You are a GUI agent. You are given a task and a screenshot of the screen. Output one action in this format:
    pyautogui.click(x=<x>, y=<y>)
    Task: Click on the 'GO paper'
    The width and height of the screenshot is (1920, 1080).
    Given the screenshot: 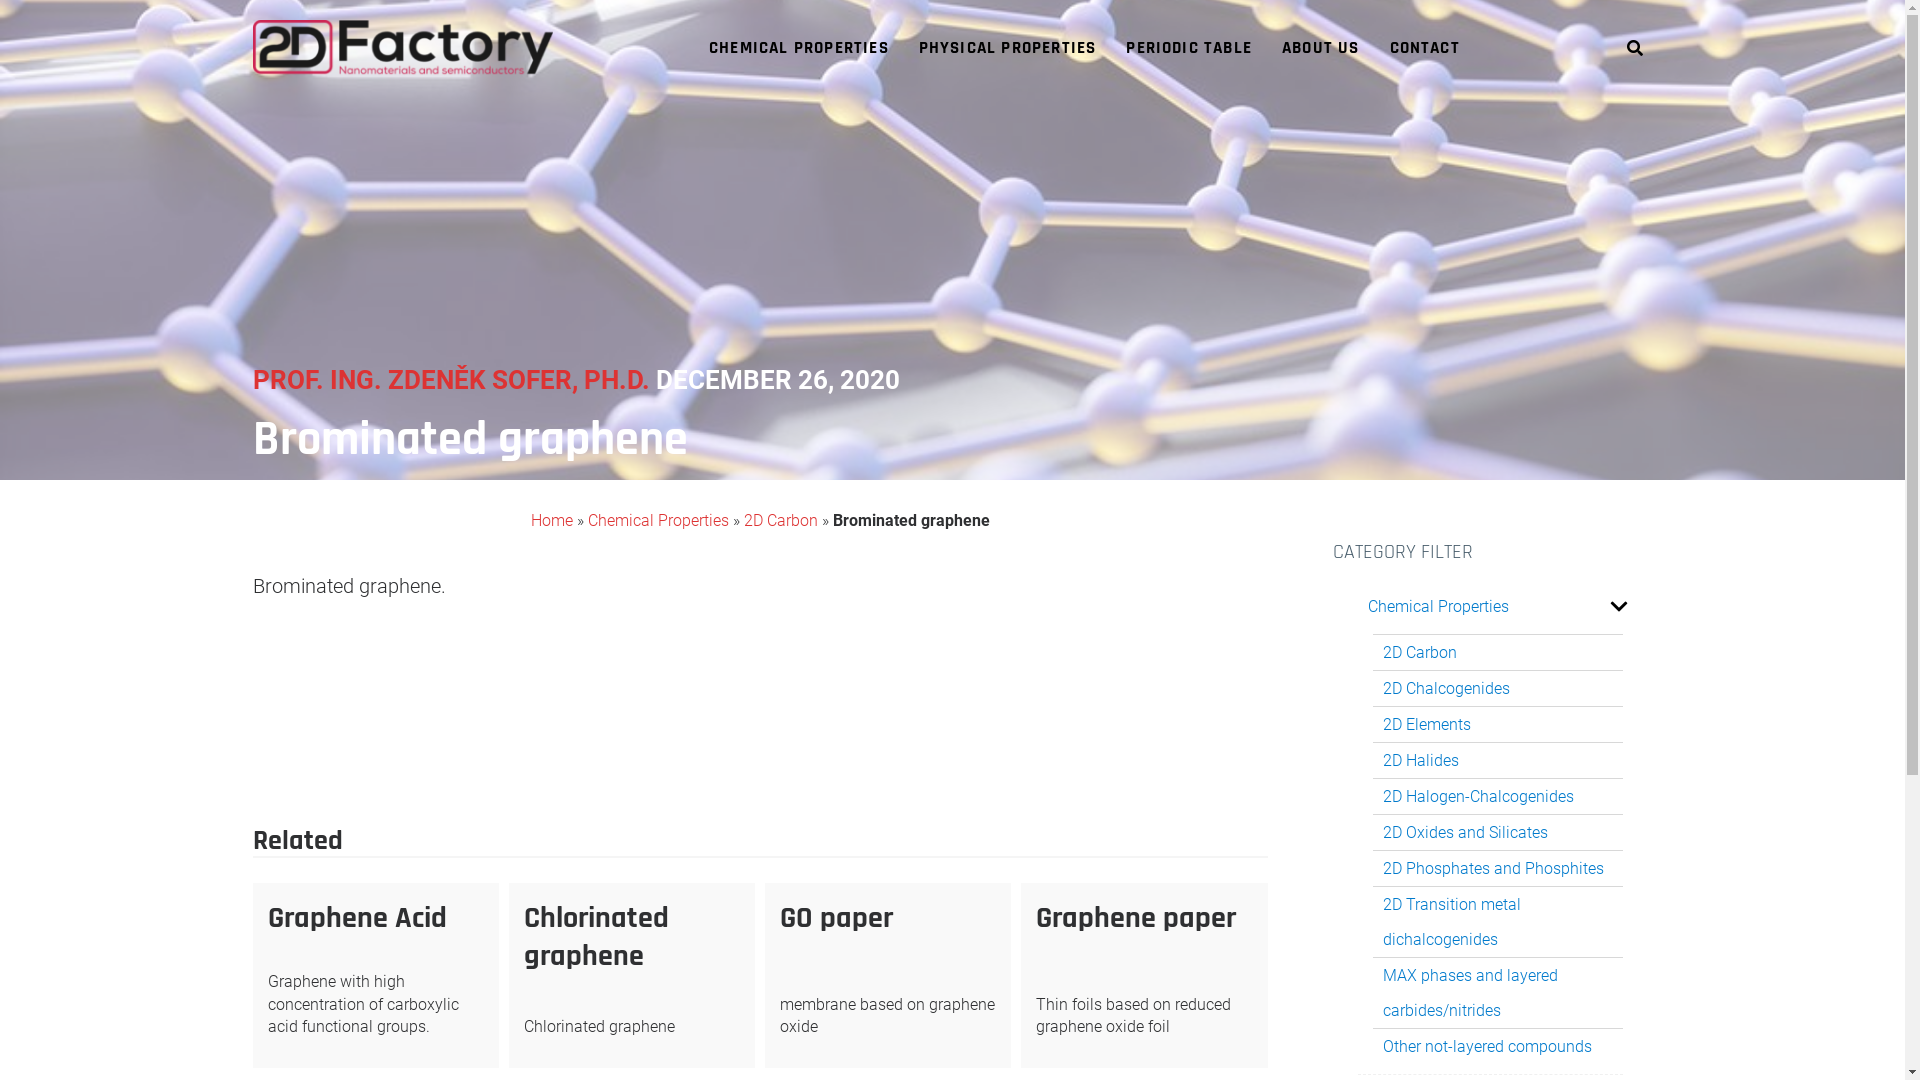 What is the action you would take?
    pyautogui.click(x=836, y=918)
    